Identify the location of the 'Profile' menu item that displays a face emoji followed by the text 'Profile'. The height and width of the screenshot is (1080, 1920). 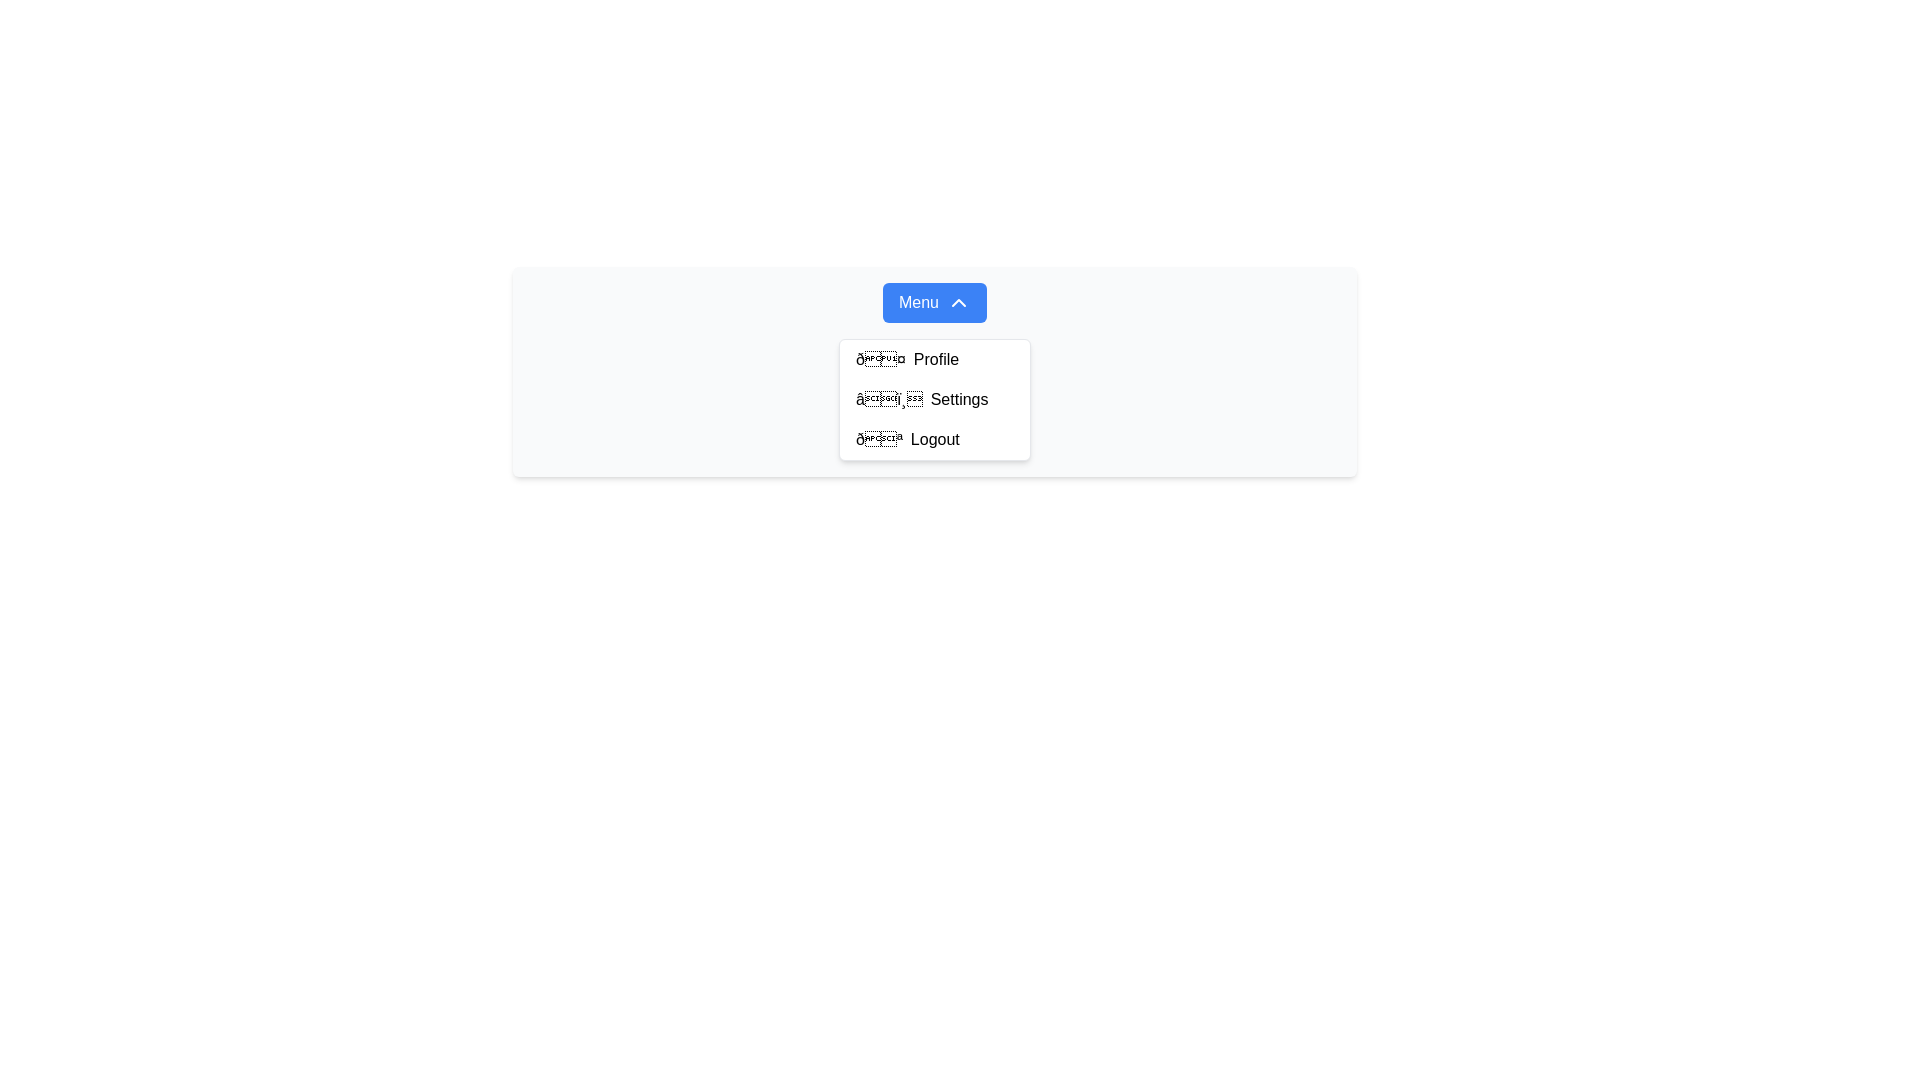
(934, 358).